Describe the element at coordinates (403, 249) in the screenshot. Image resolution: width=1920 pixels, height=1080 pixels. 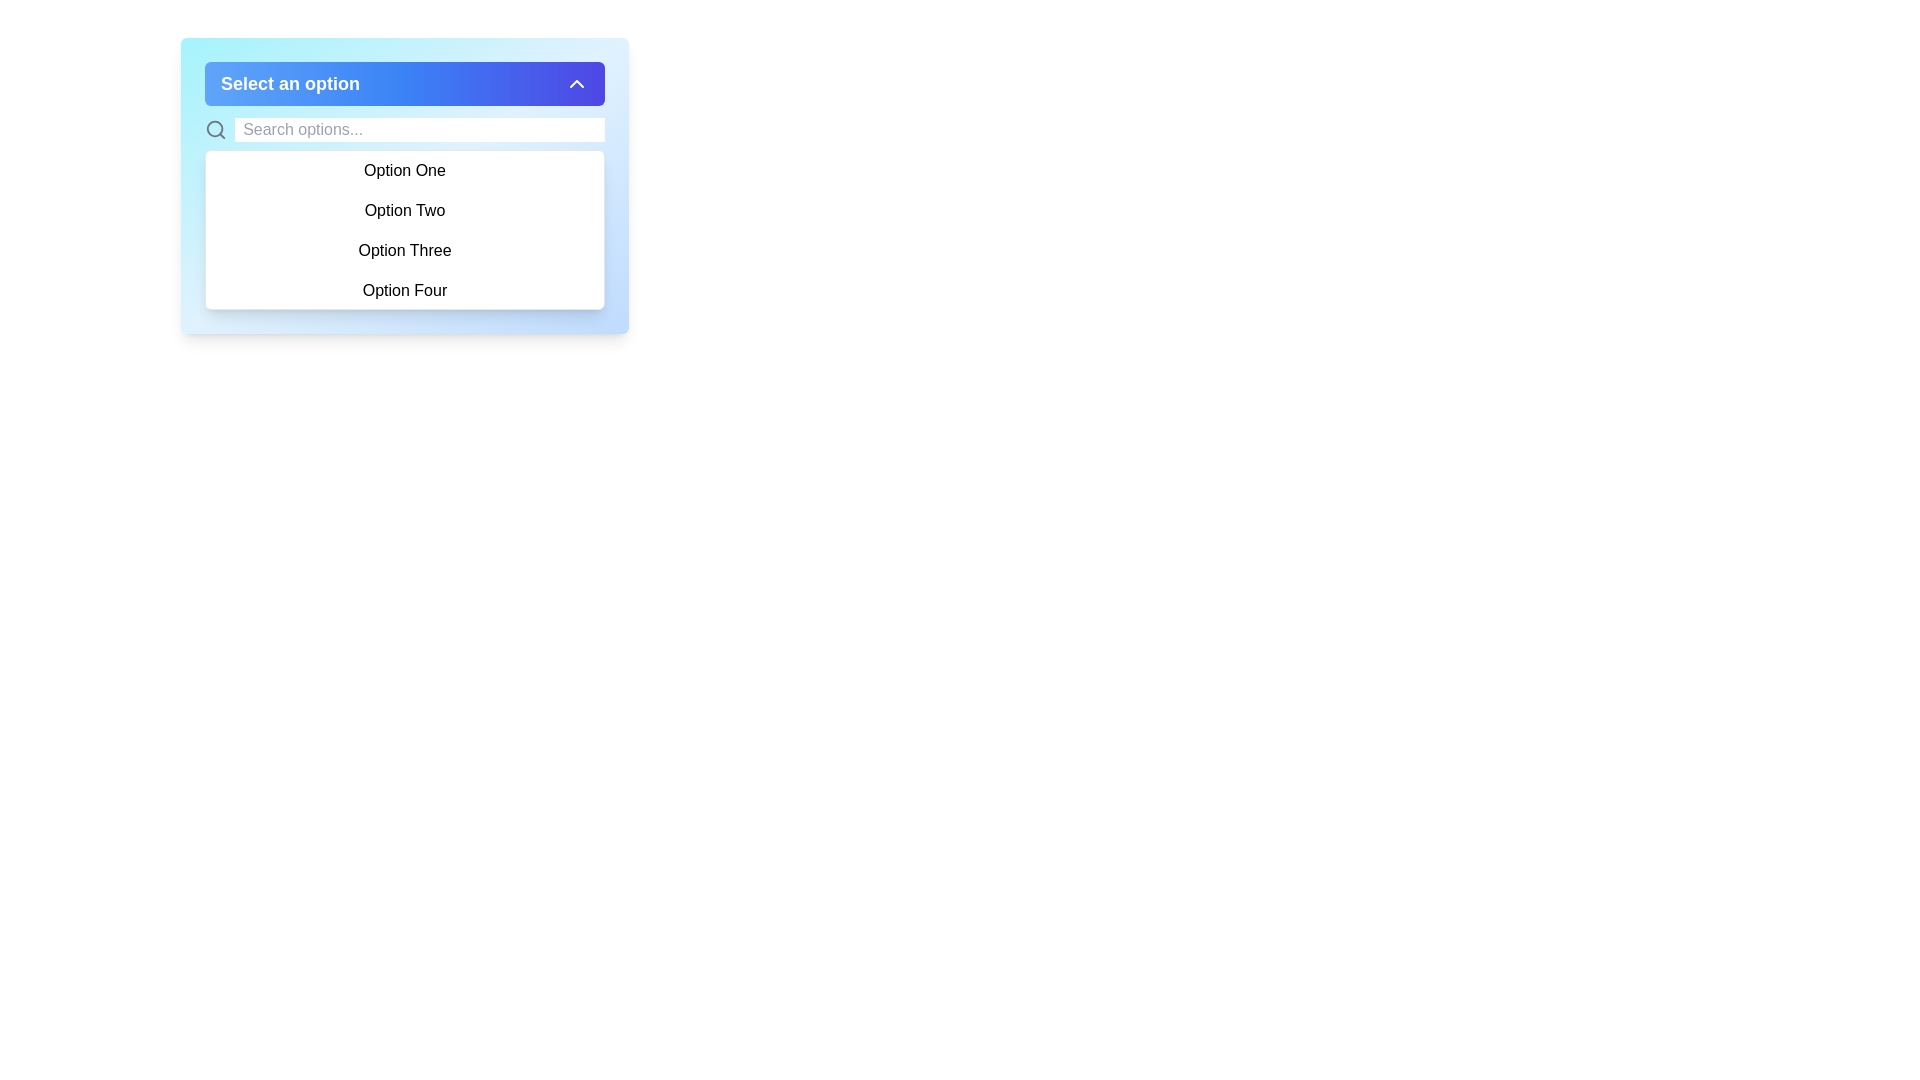
I see `to select the dropdown menu option labeled 'Option Three', which is the third item in the list of options` at that location.